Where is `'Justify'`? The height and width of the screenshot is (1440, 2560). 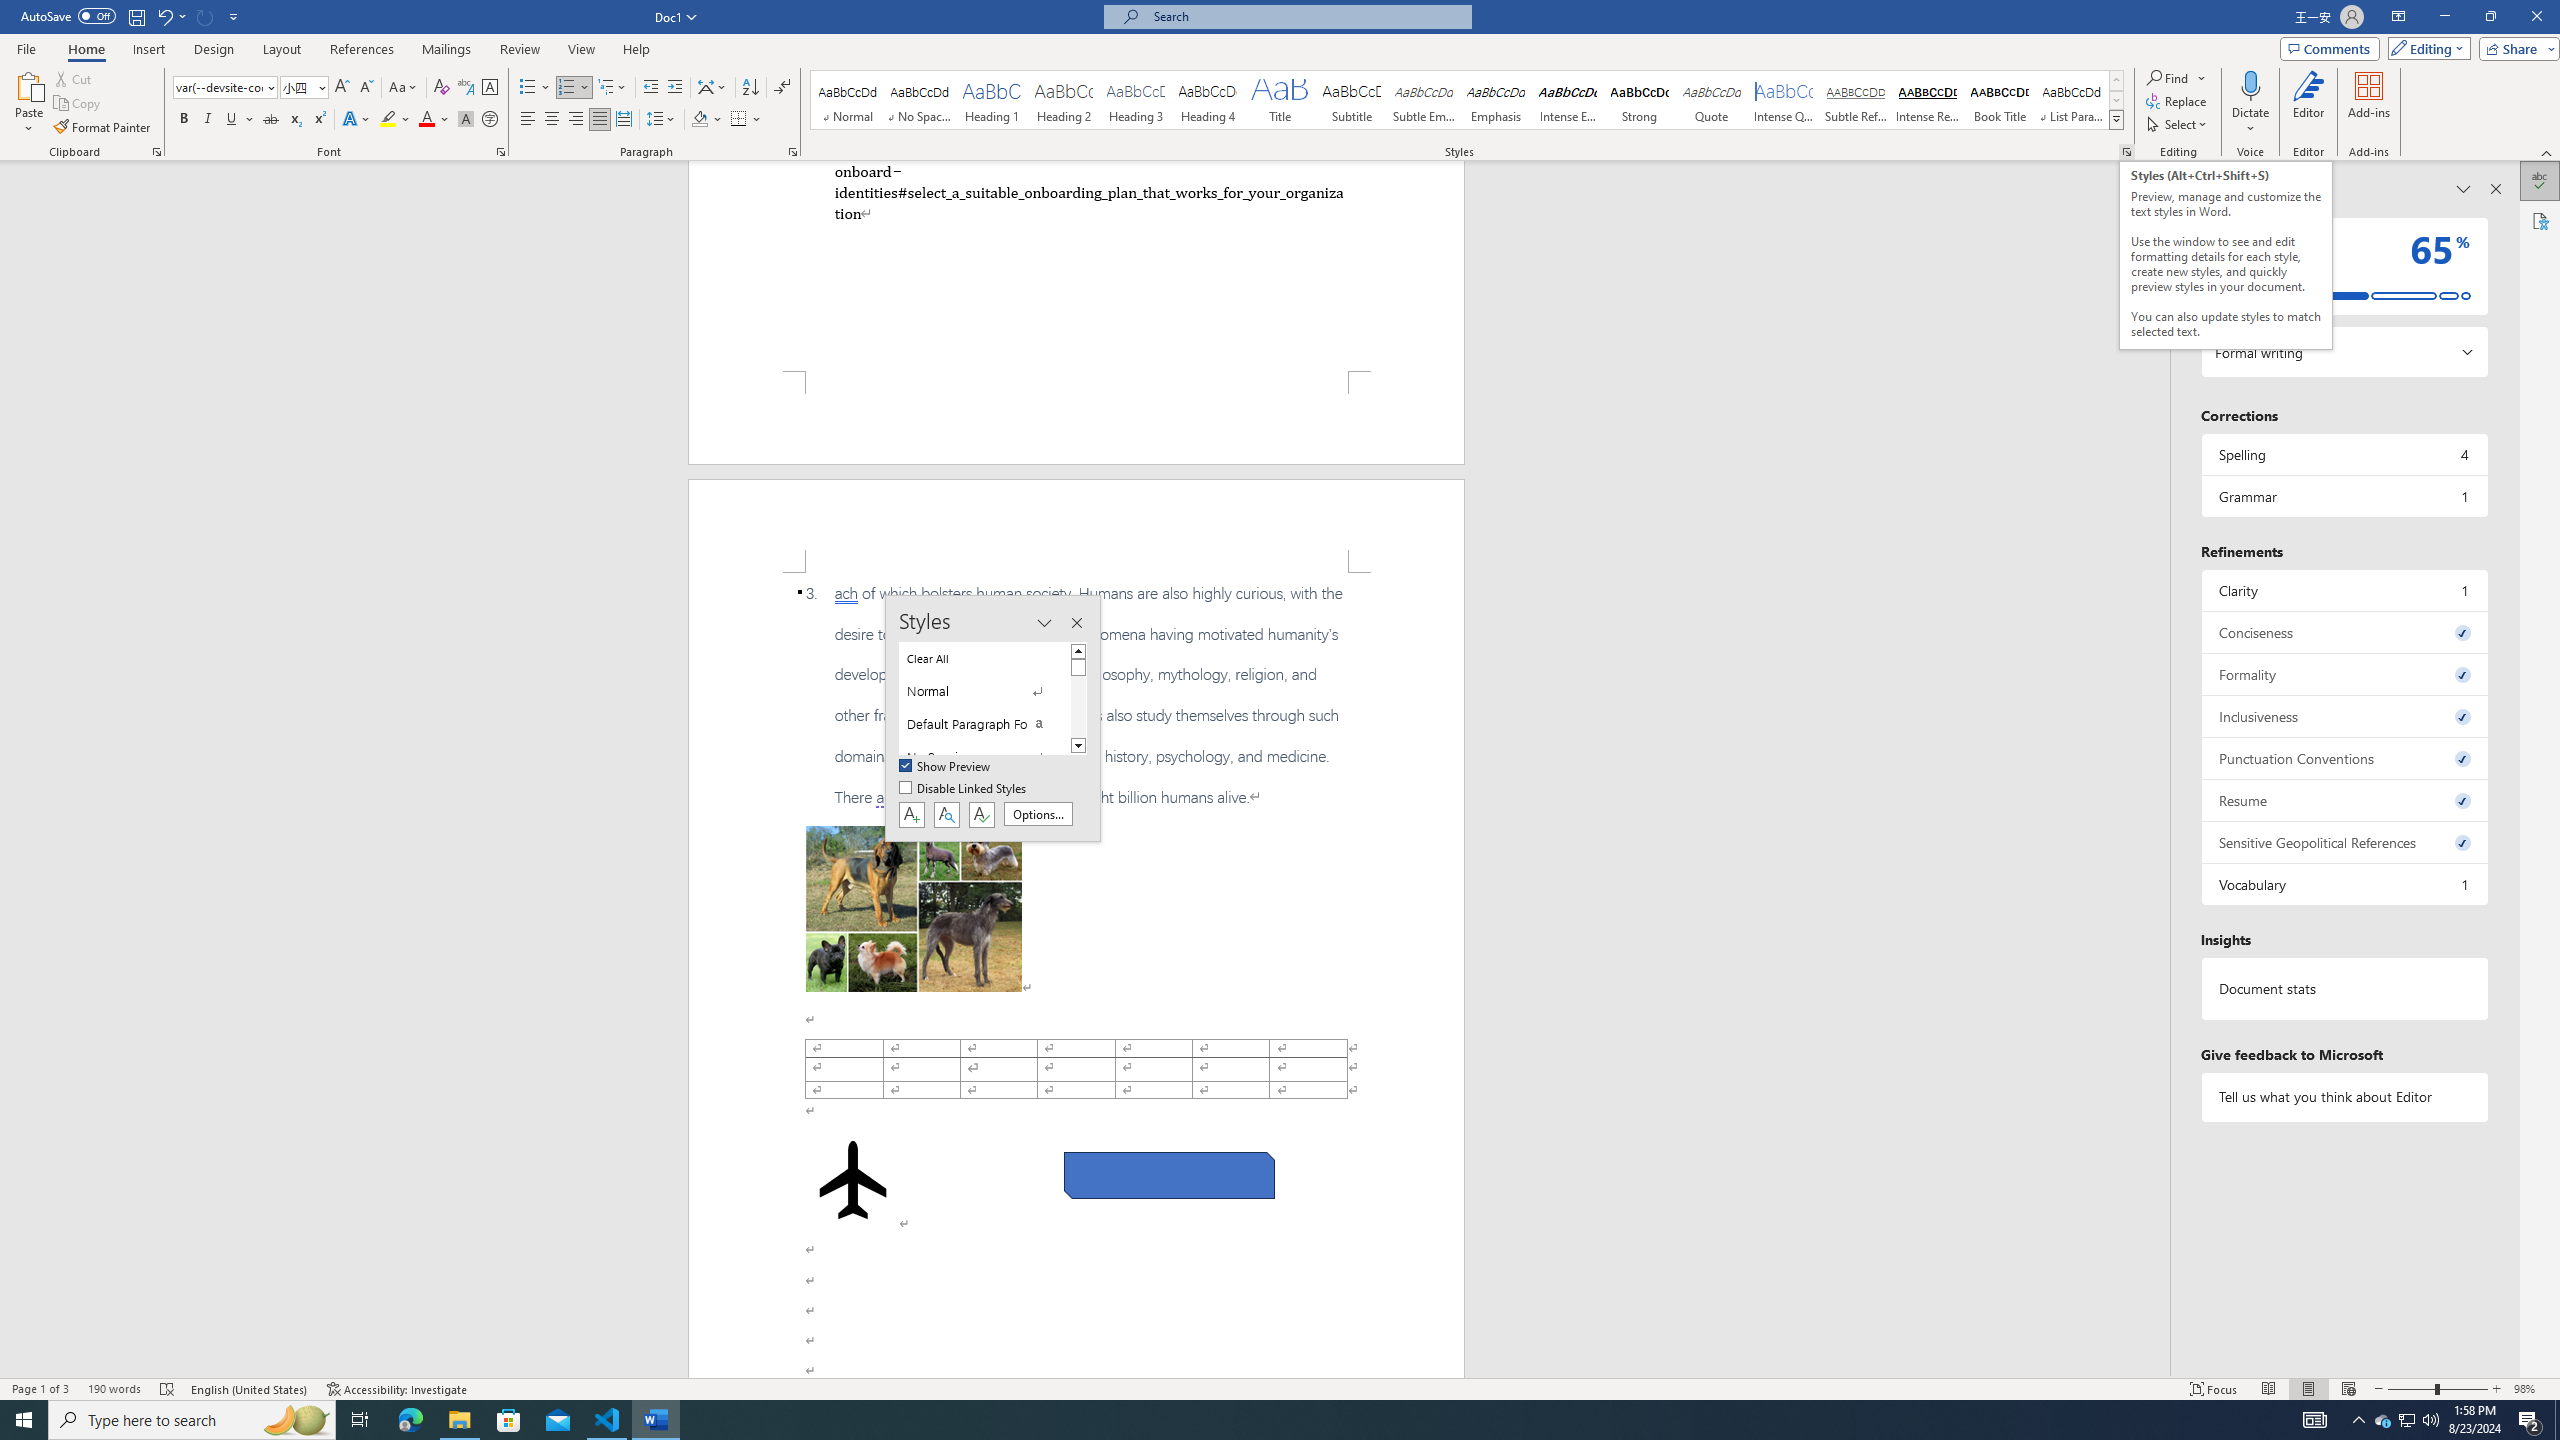 'Justify' is located at coordinates (599, 118).